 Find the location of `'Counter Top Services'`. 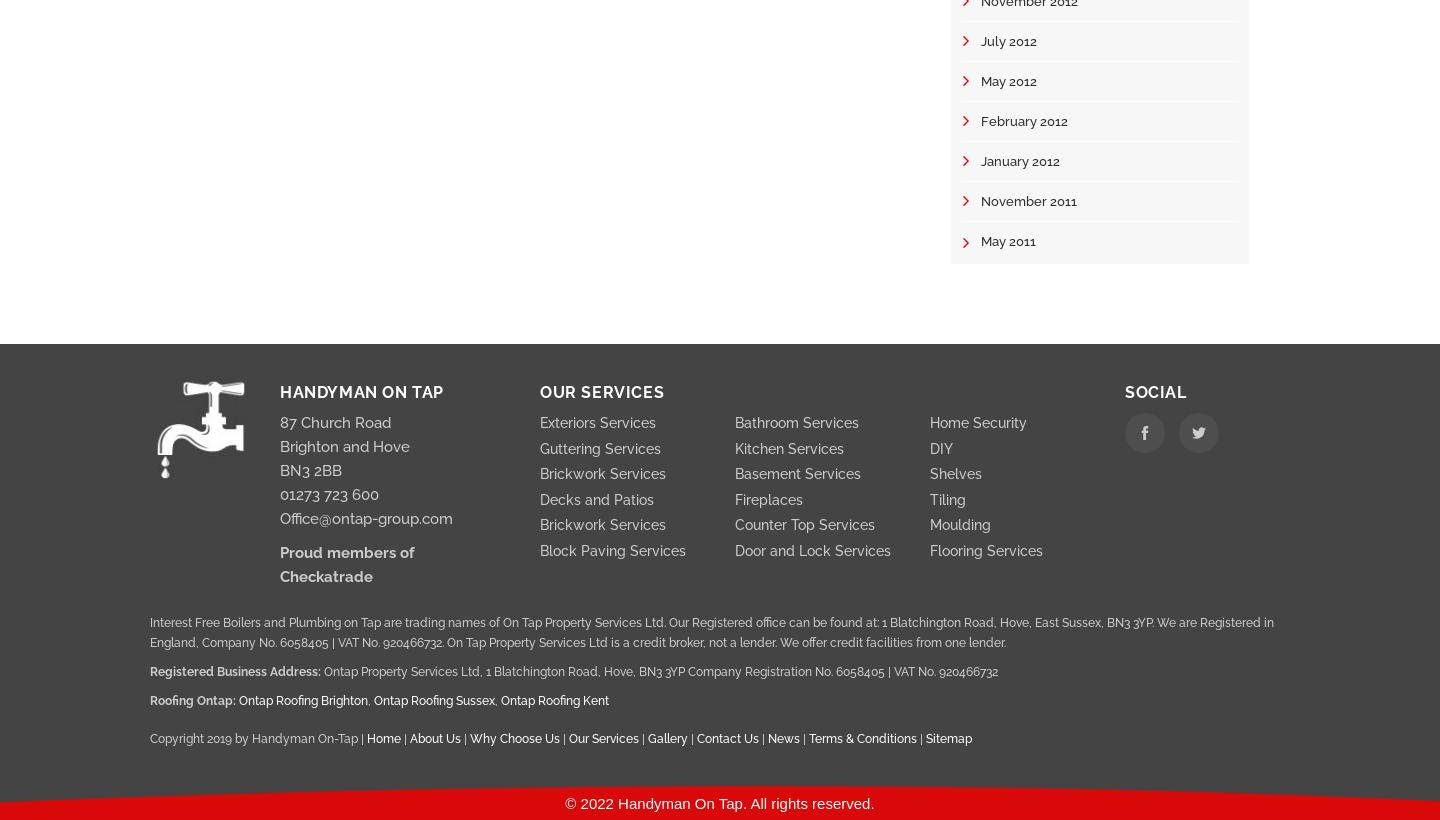

'Counter Top Services' is located at coordinates (804, 523).